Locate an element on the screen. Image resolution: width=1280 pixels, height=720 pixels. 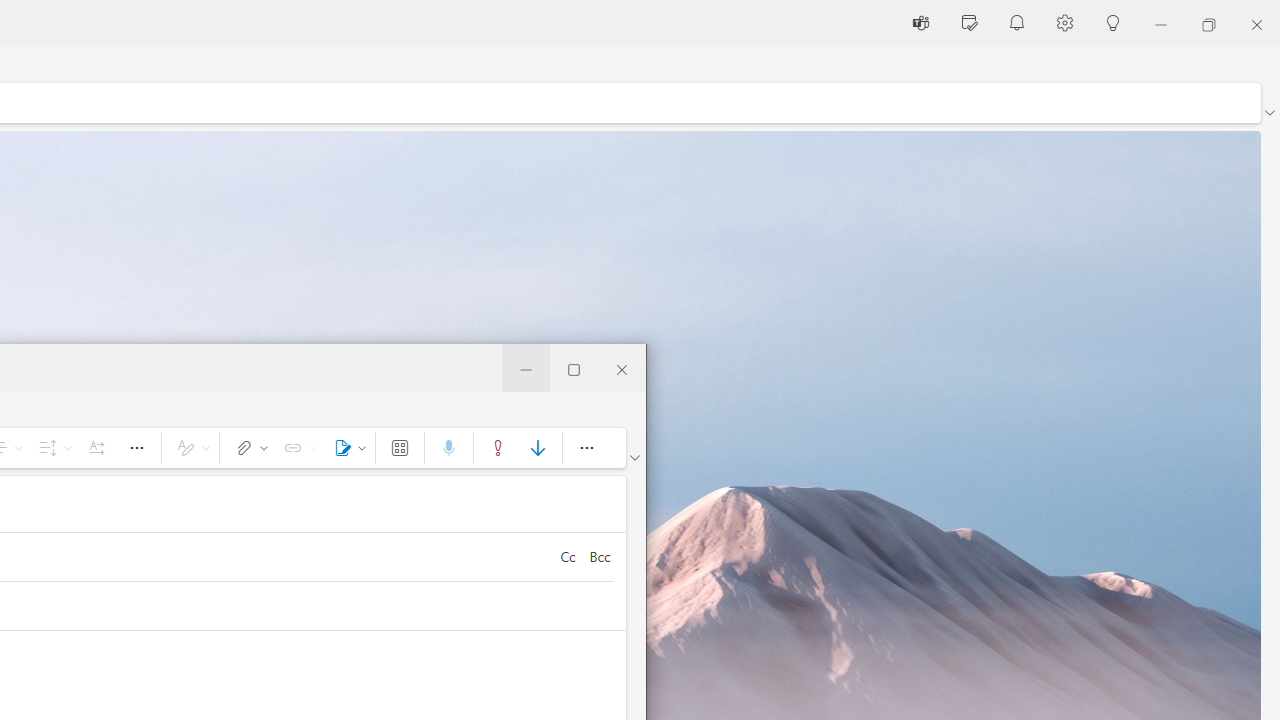
'More options' is located at coordinates (585, 446).